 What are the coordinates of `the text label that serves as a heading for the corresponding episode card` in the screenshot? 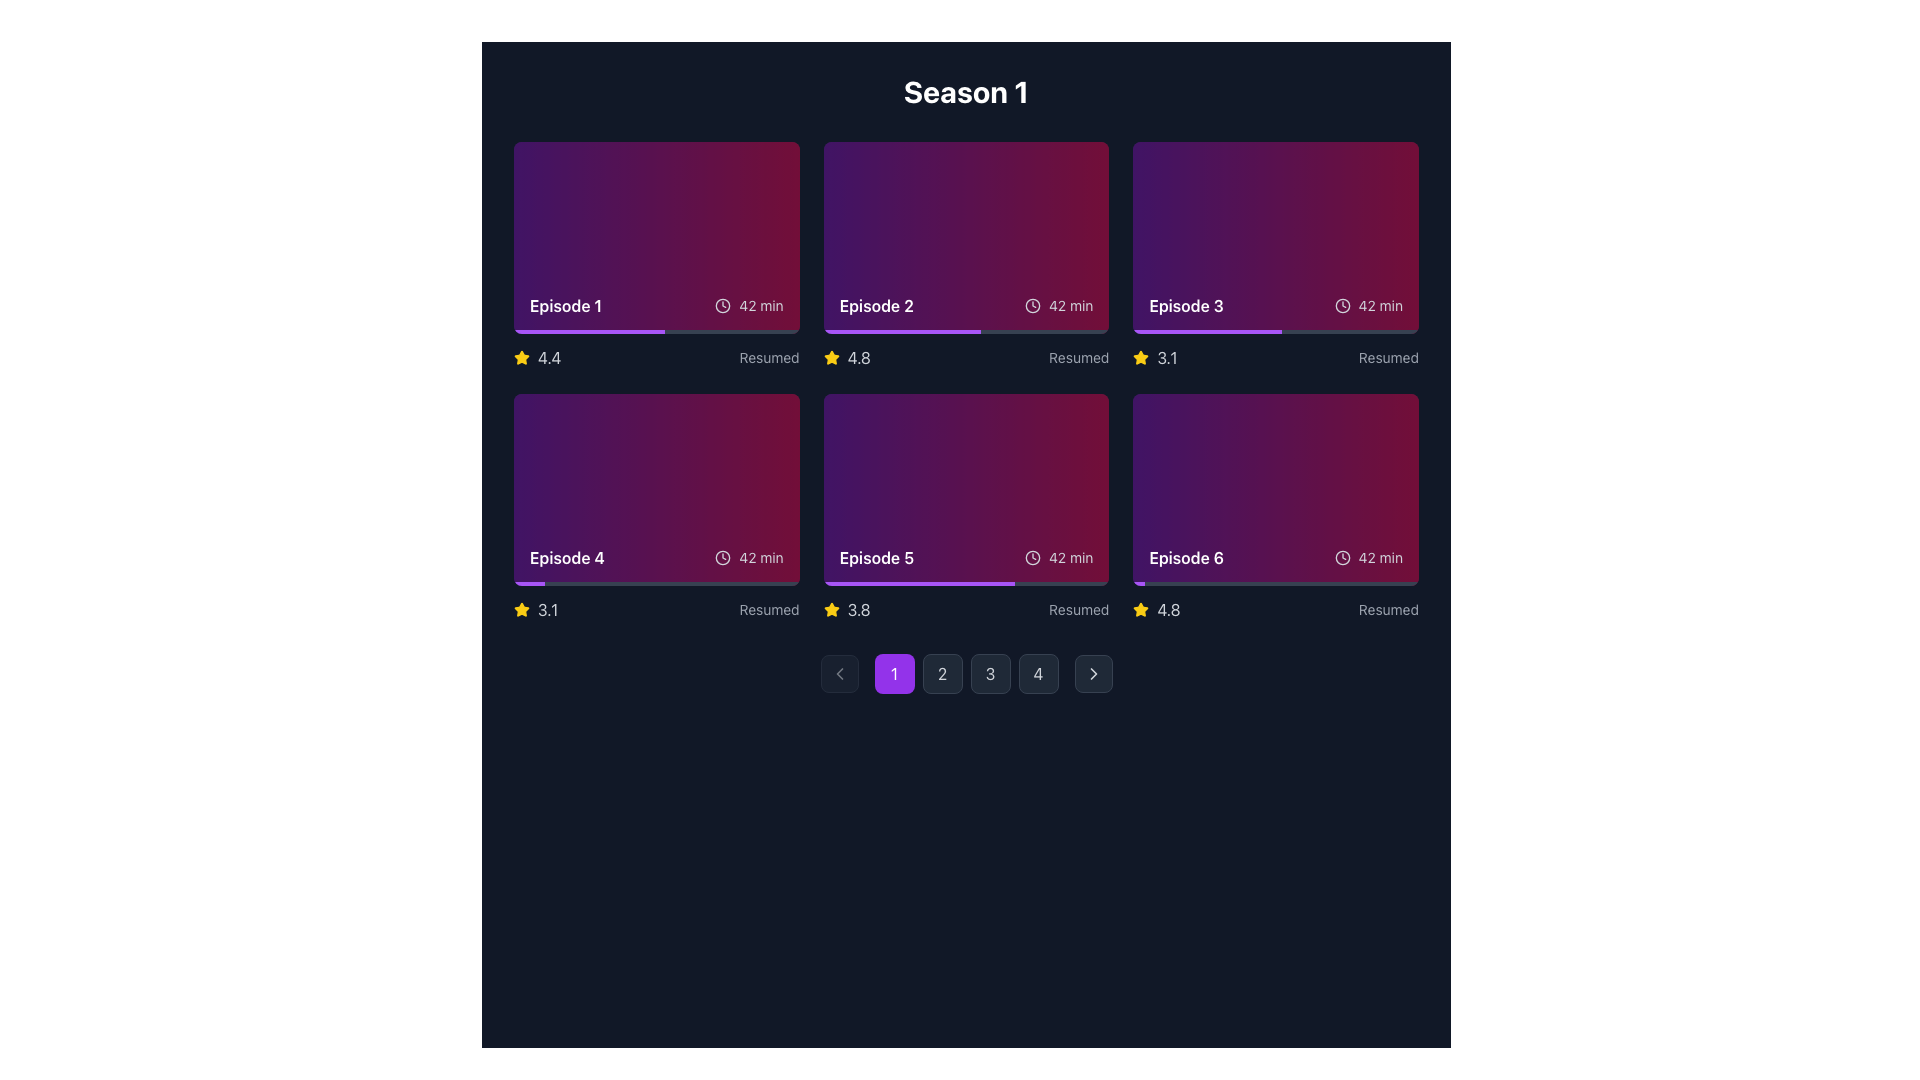 It's located at (1186, 558).